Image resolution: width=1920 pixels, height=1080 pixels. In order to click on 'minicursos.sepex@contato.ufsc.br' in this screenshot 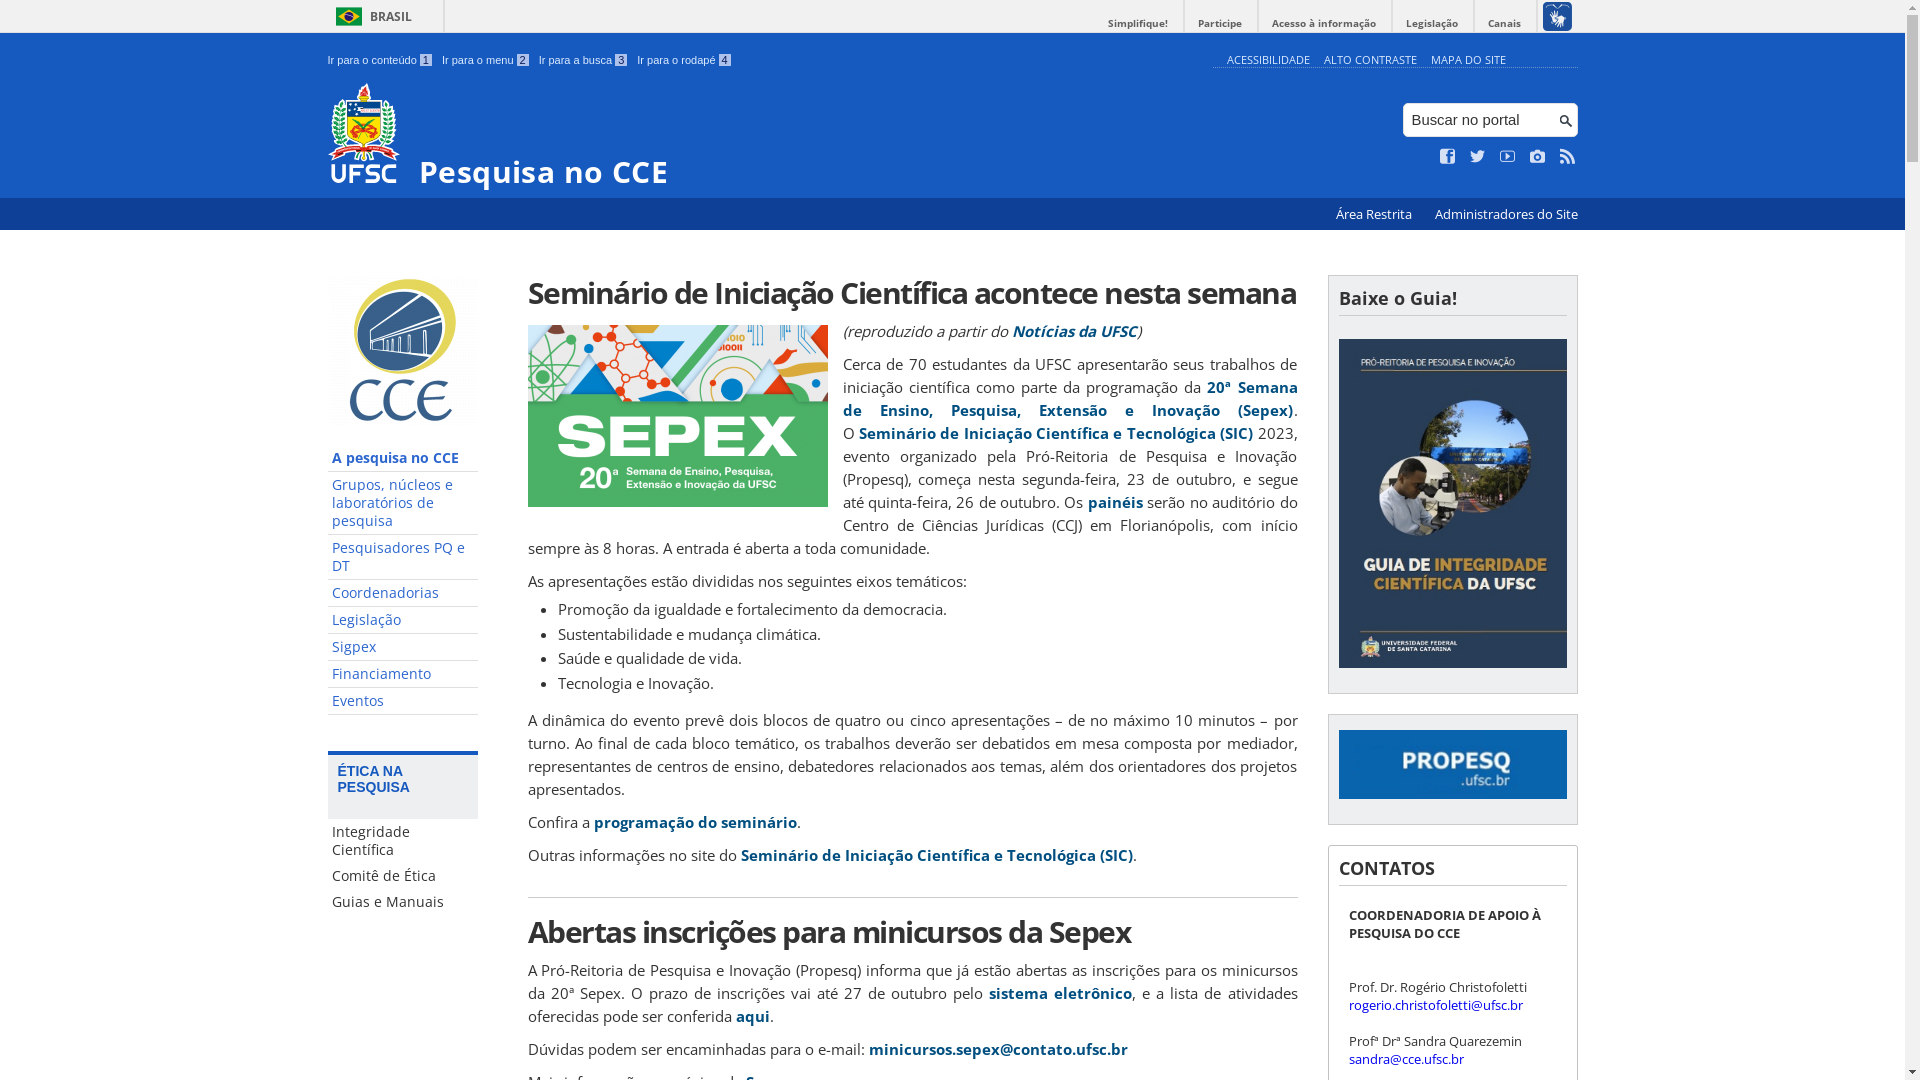, I will do `click(997, 1048)`.